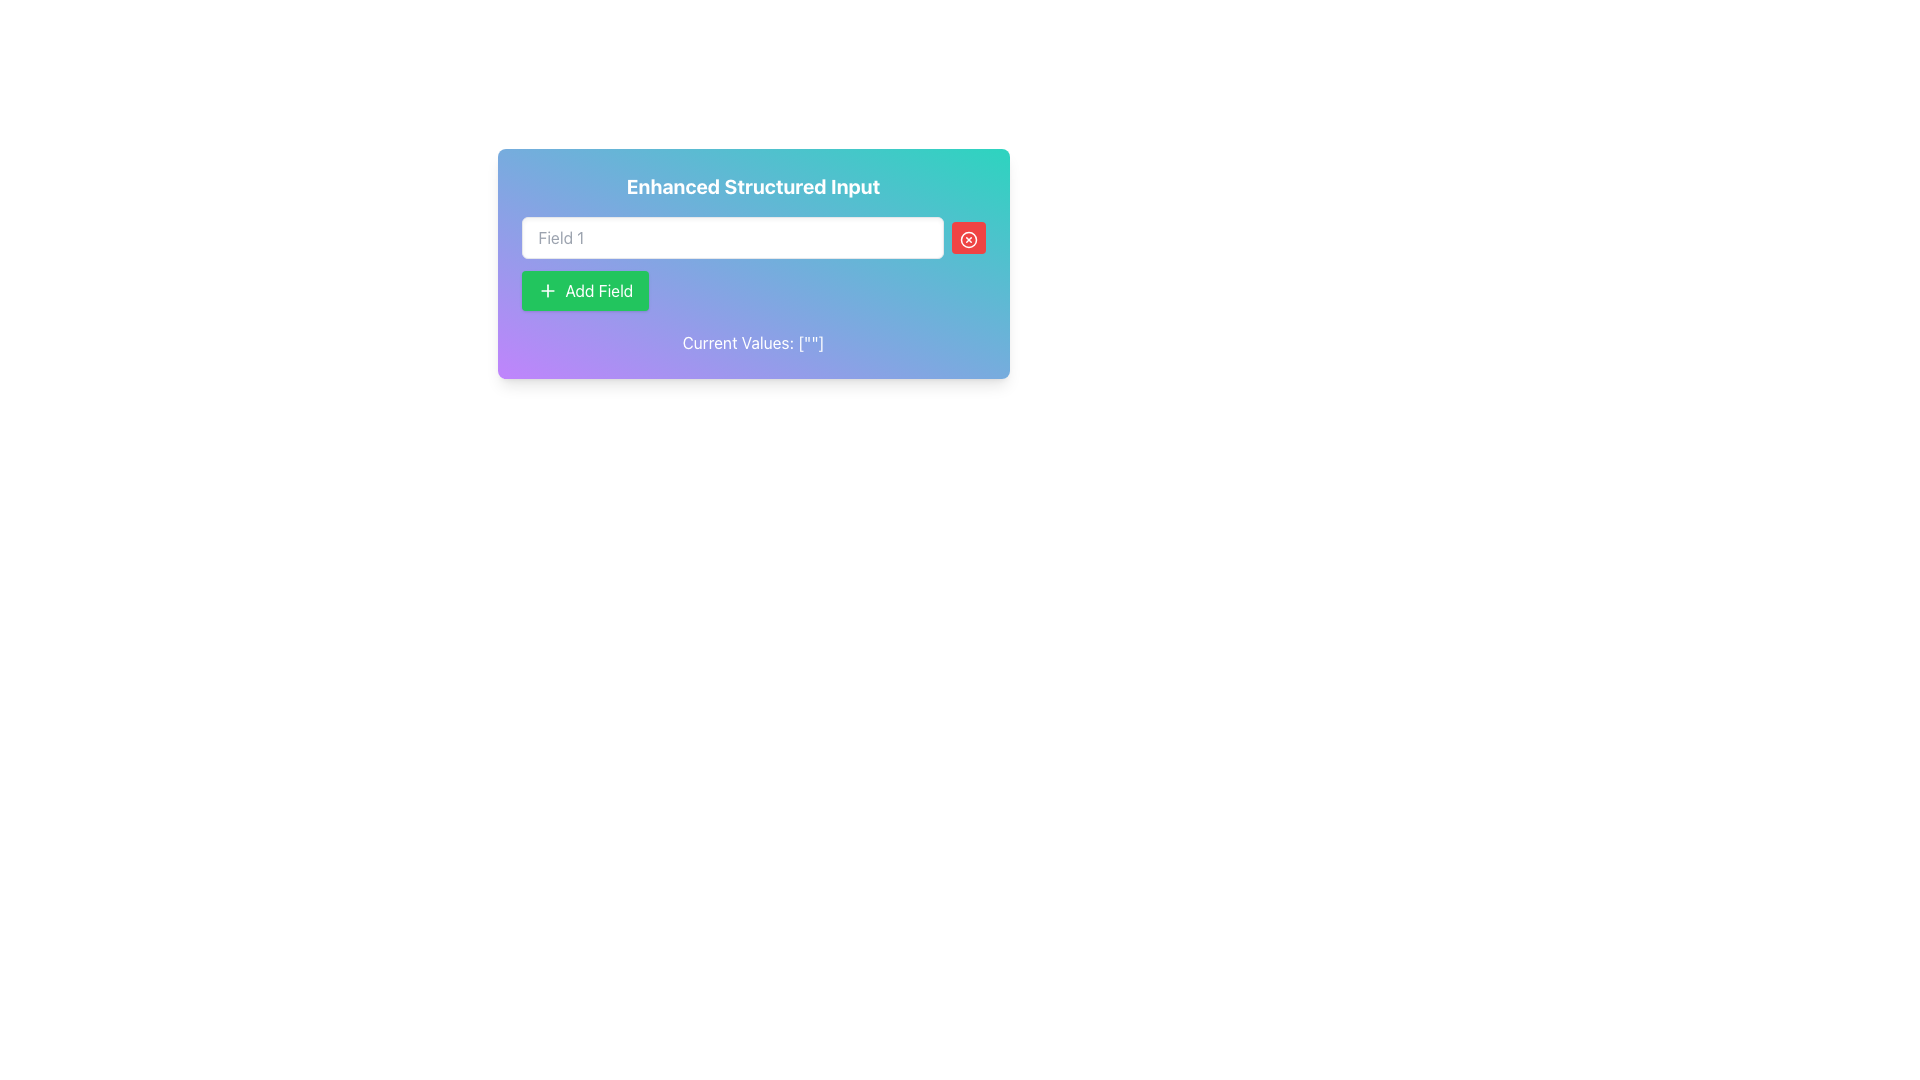  What do you see at coordinates (968, 238) in the screenshot?
I see `the circular border of the graphical icon located inside the red box, which is positioned to the right of a text input field, to interact with the surrounding context` at bounding box center [968, 238].